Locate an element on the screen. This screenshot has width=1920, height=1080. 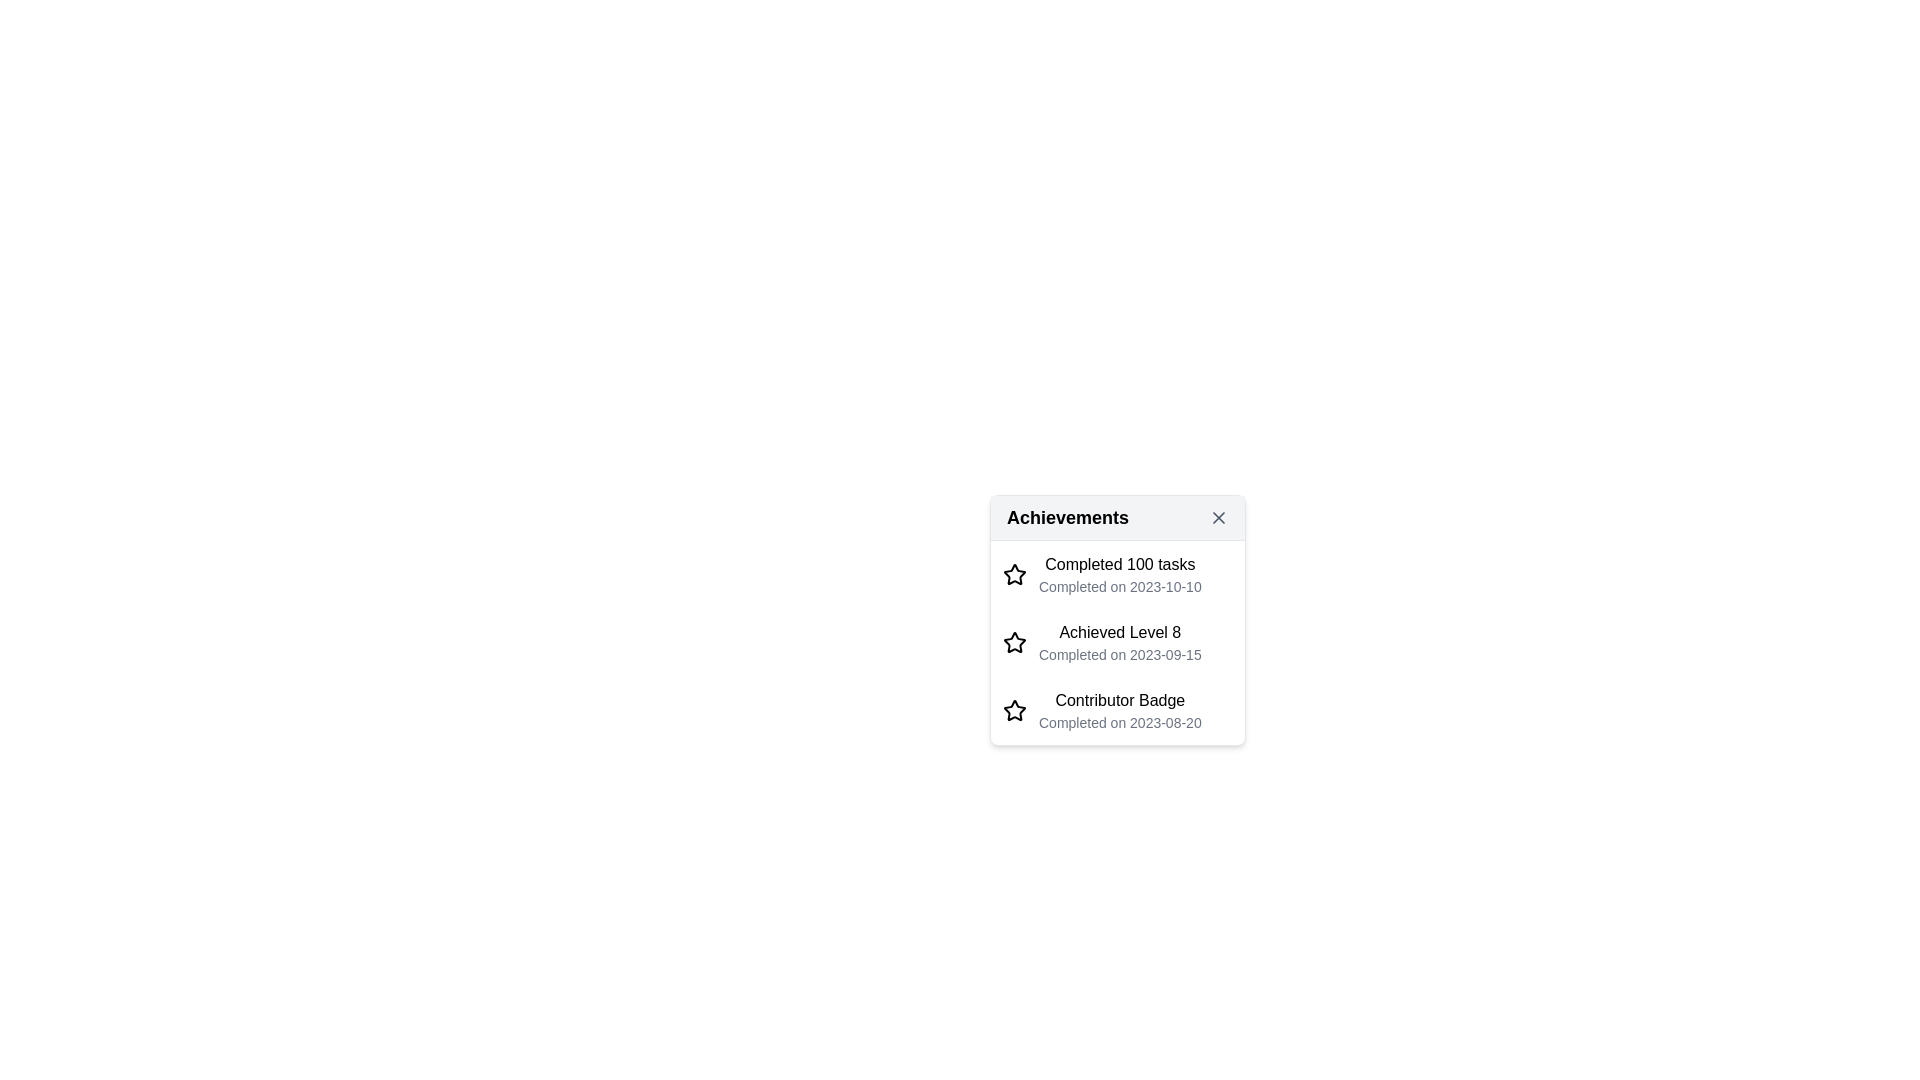
the star icon that represents the achievement 'Completed 100 tasks' located under the 'Achievements' panel is located at coordinates (1014, 708).